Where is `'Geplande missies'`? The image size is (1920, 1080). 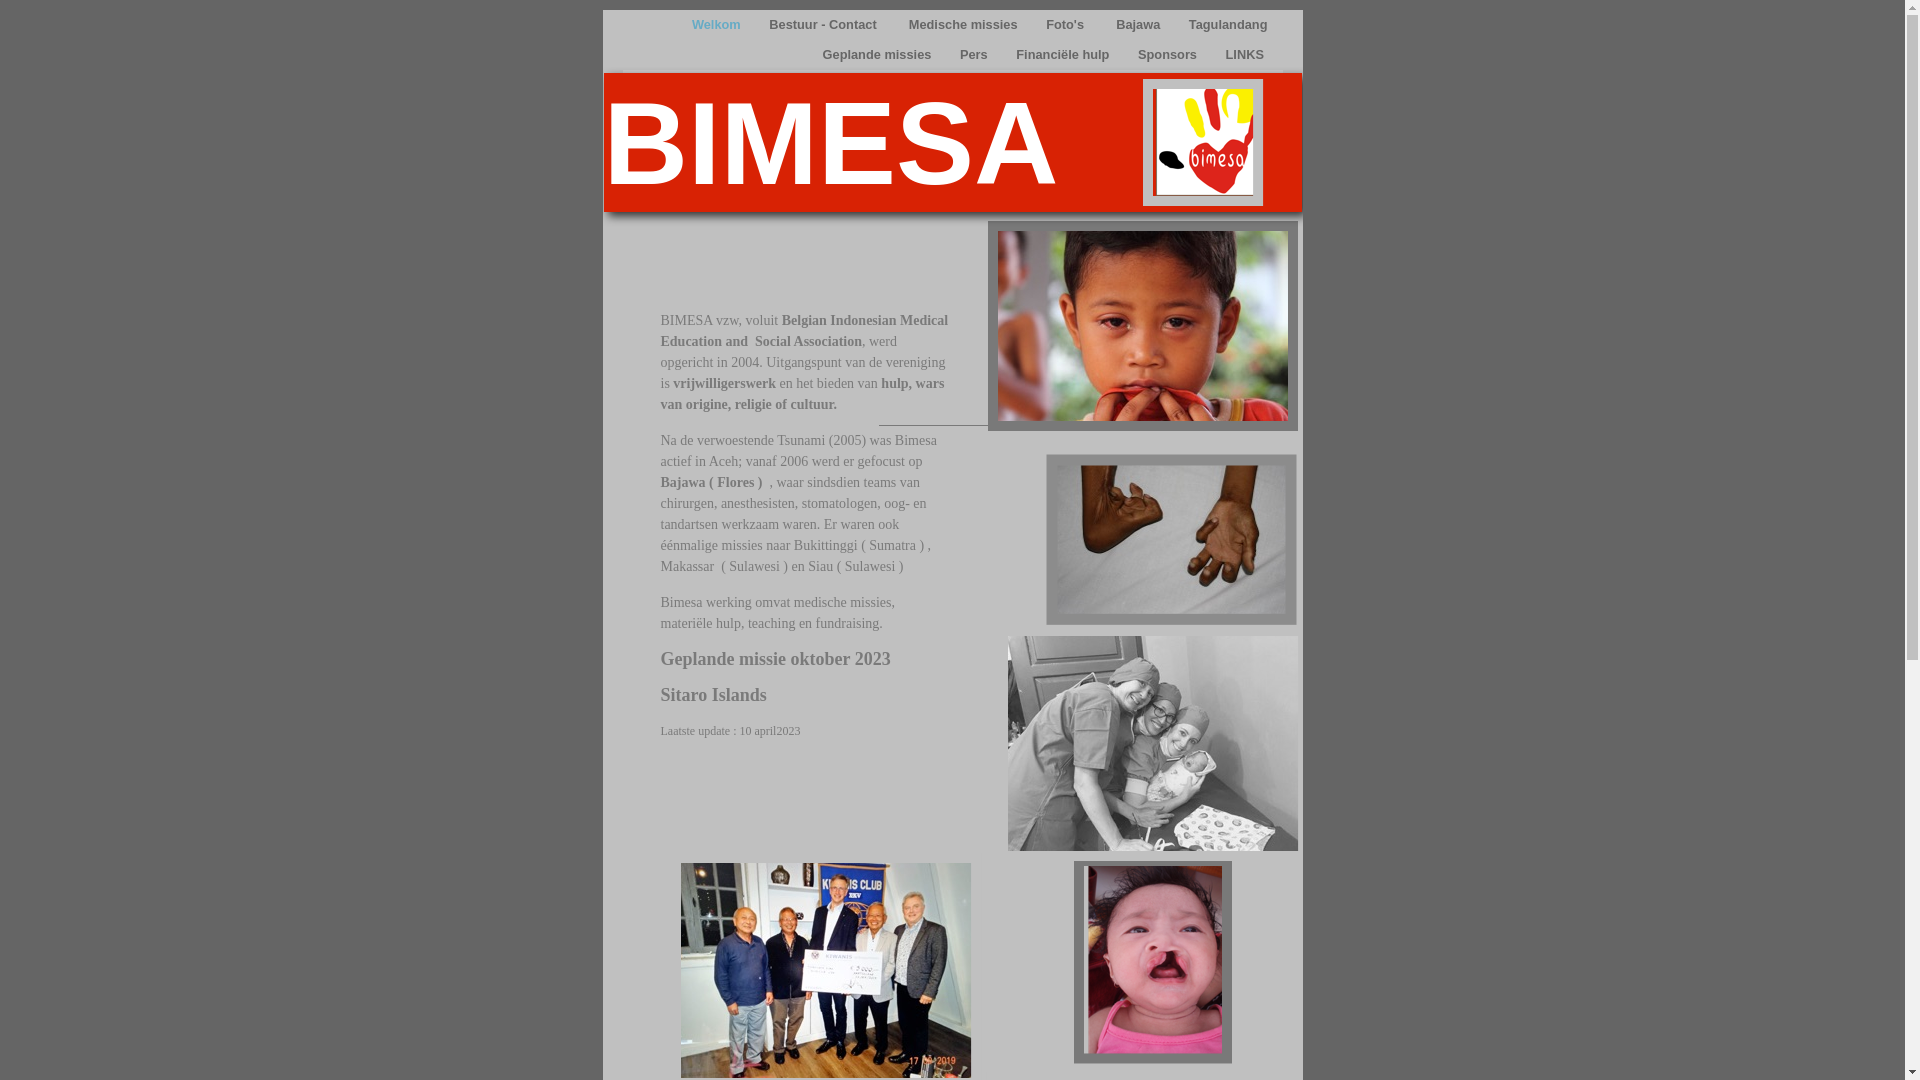 'Geplande missies' is located at coordinates (878, 53).